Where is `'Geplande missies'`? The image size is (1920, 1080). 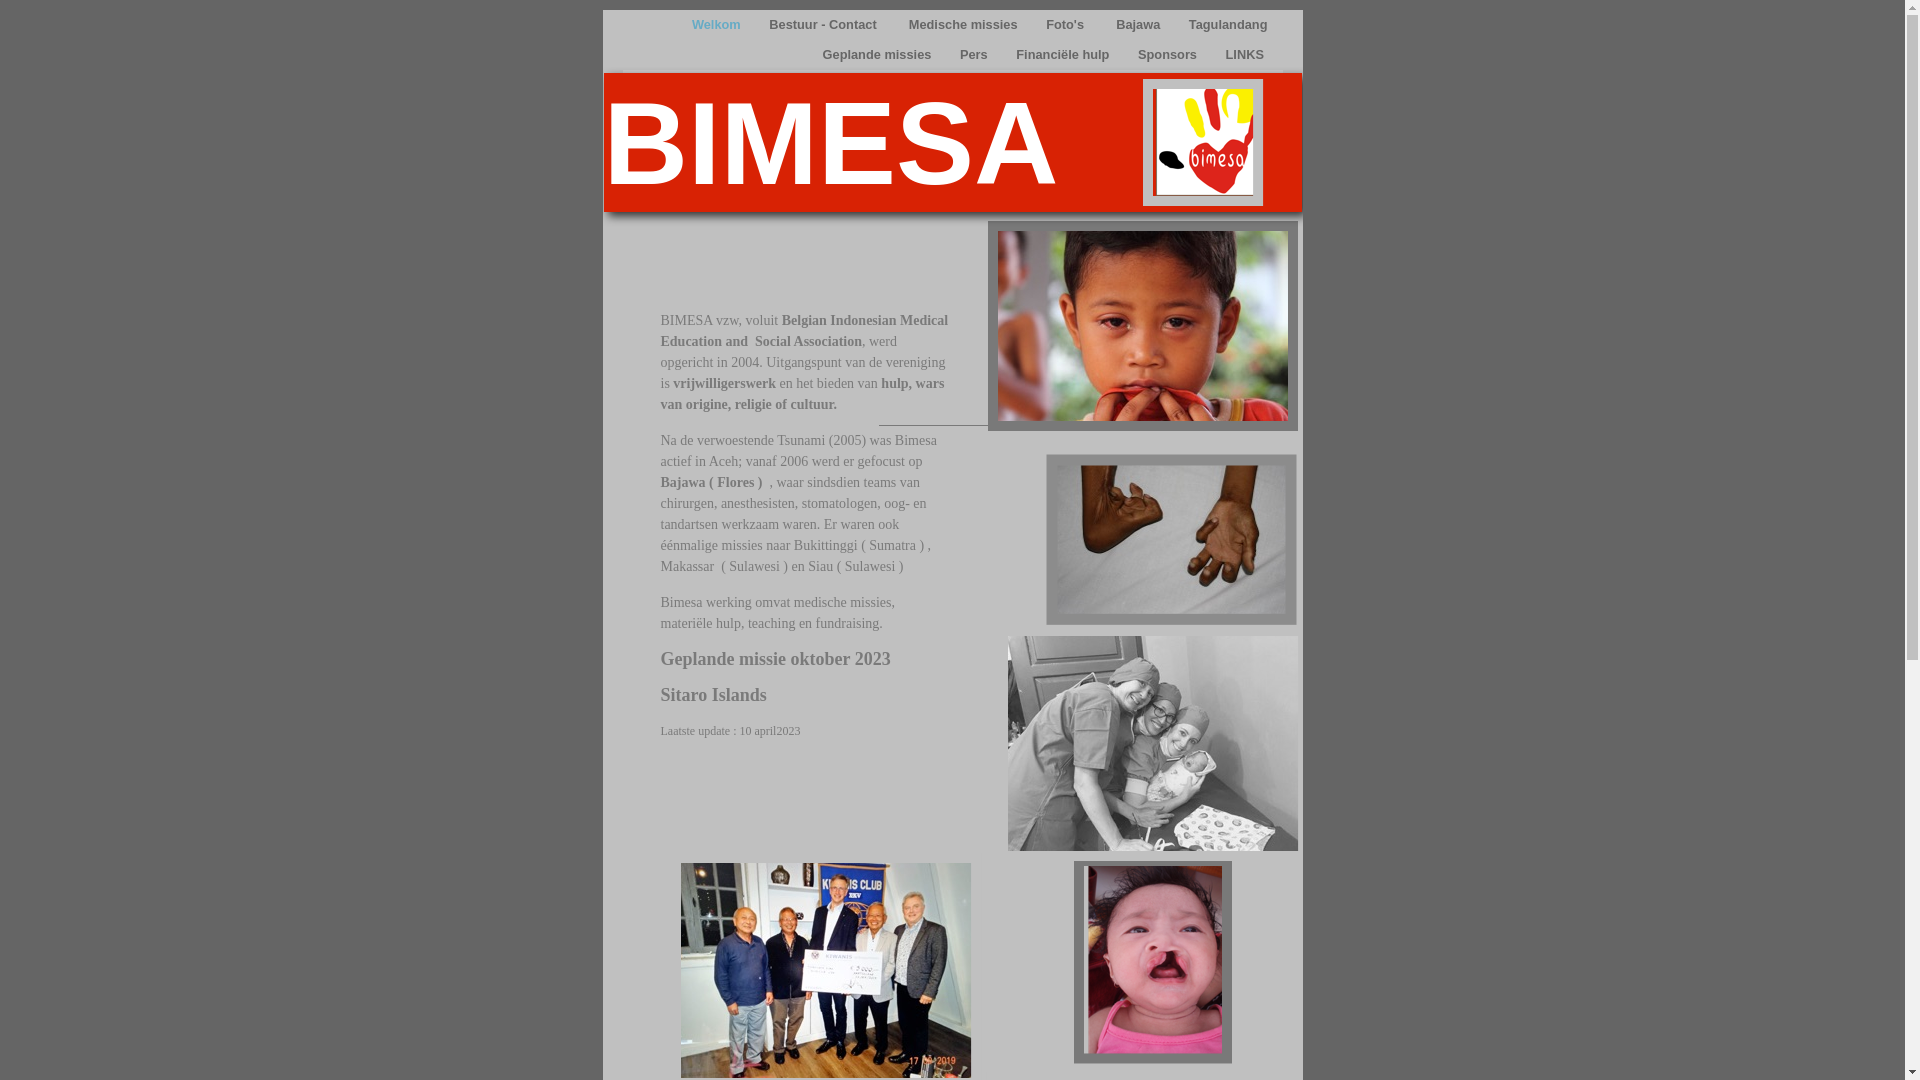 'Geplande missies' is located at coordinates (878, 53).